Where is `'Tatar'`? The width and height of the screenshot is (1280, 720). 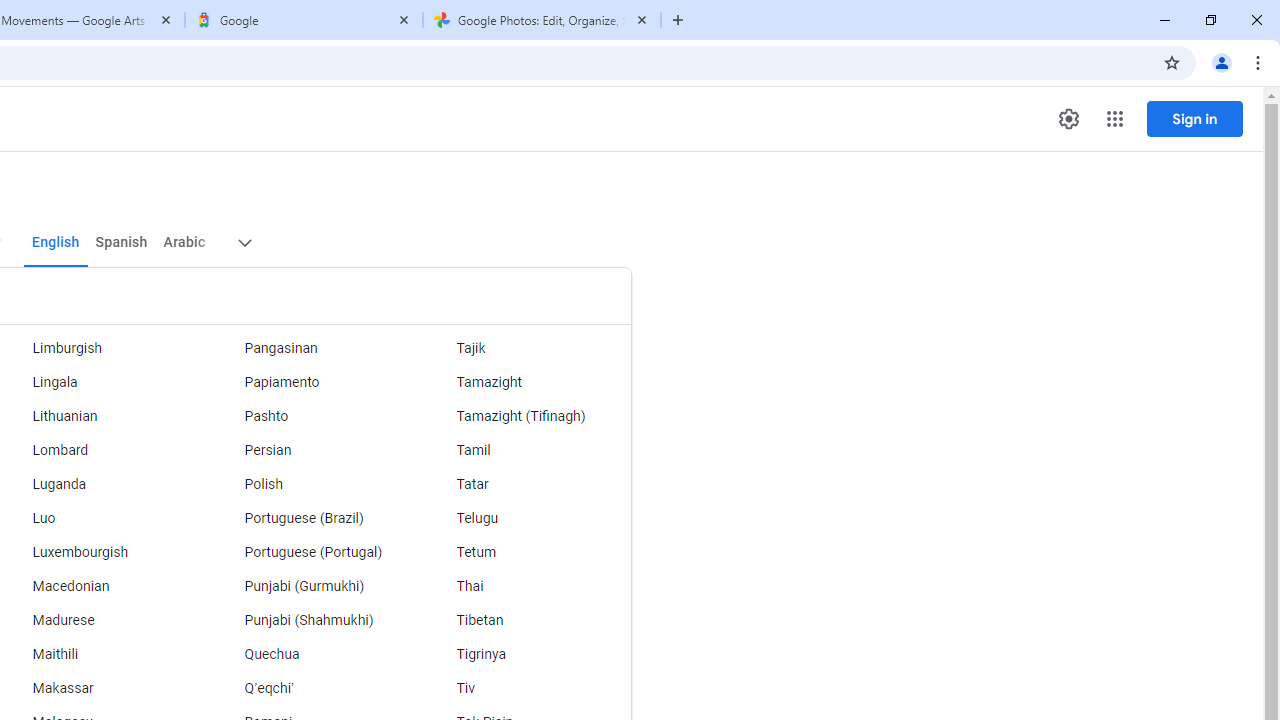
'Tatar' is located at coordinates (525, 484).